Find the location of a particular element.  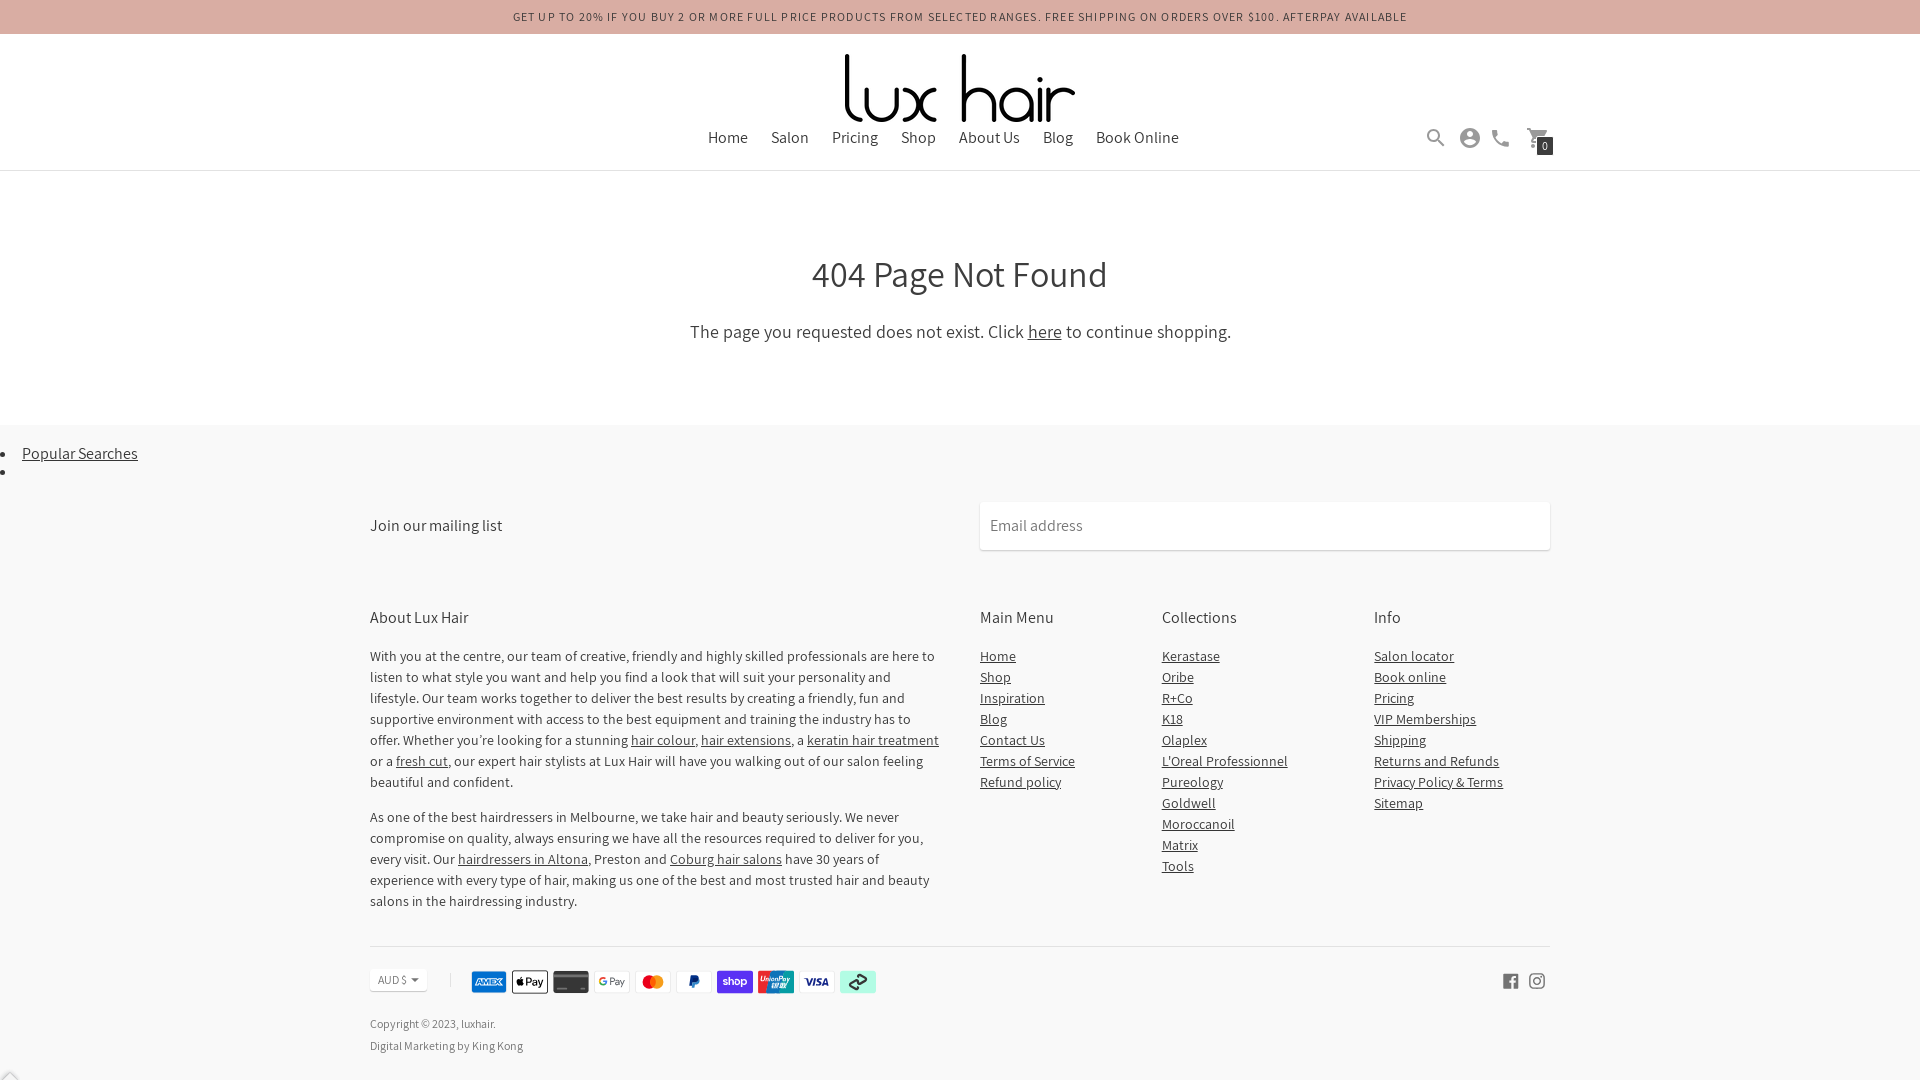

'Goldwell' is located at coordinates (1189, 801).